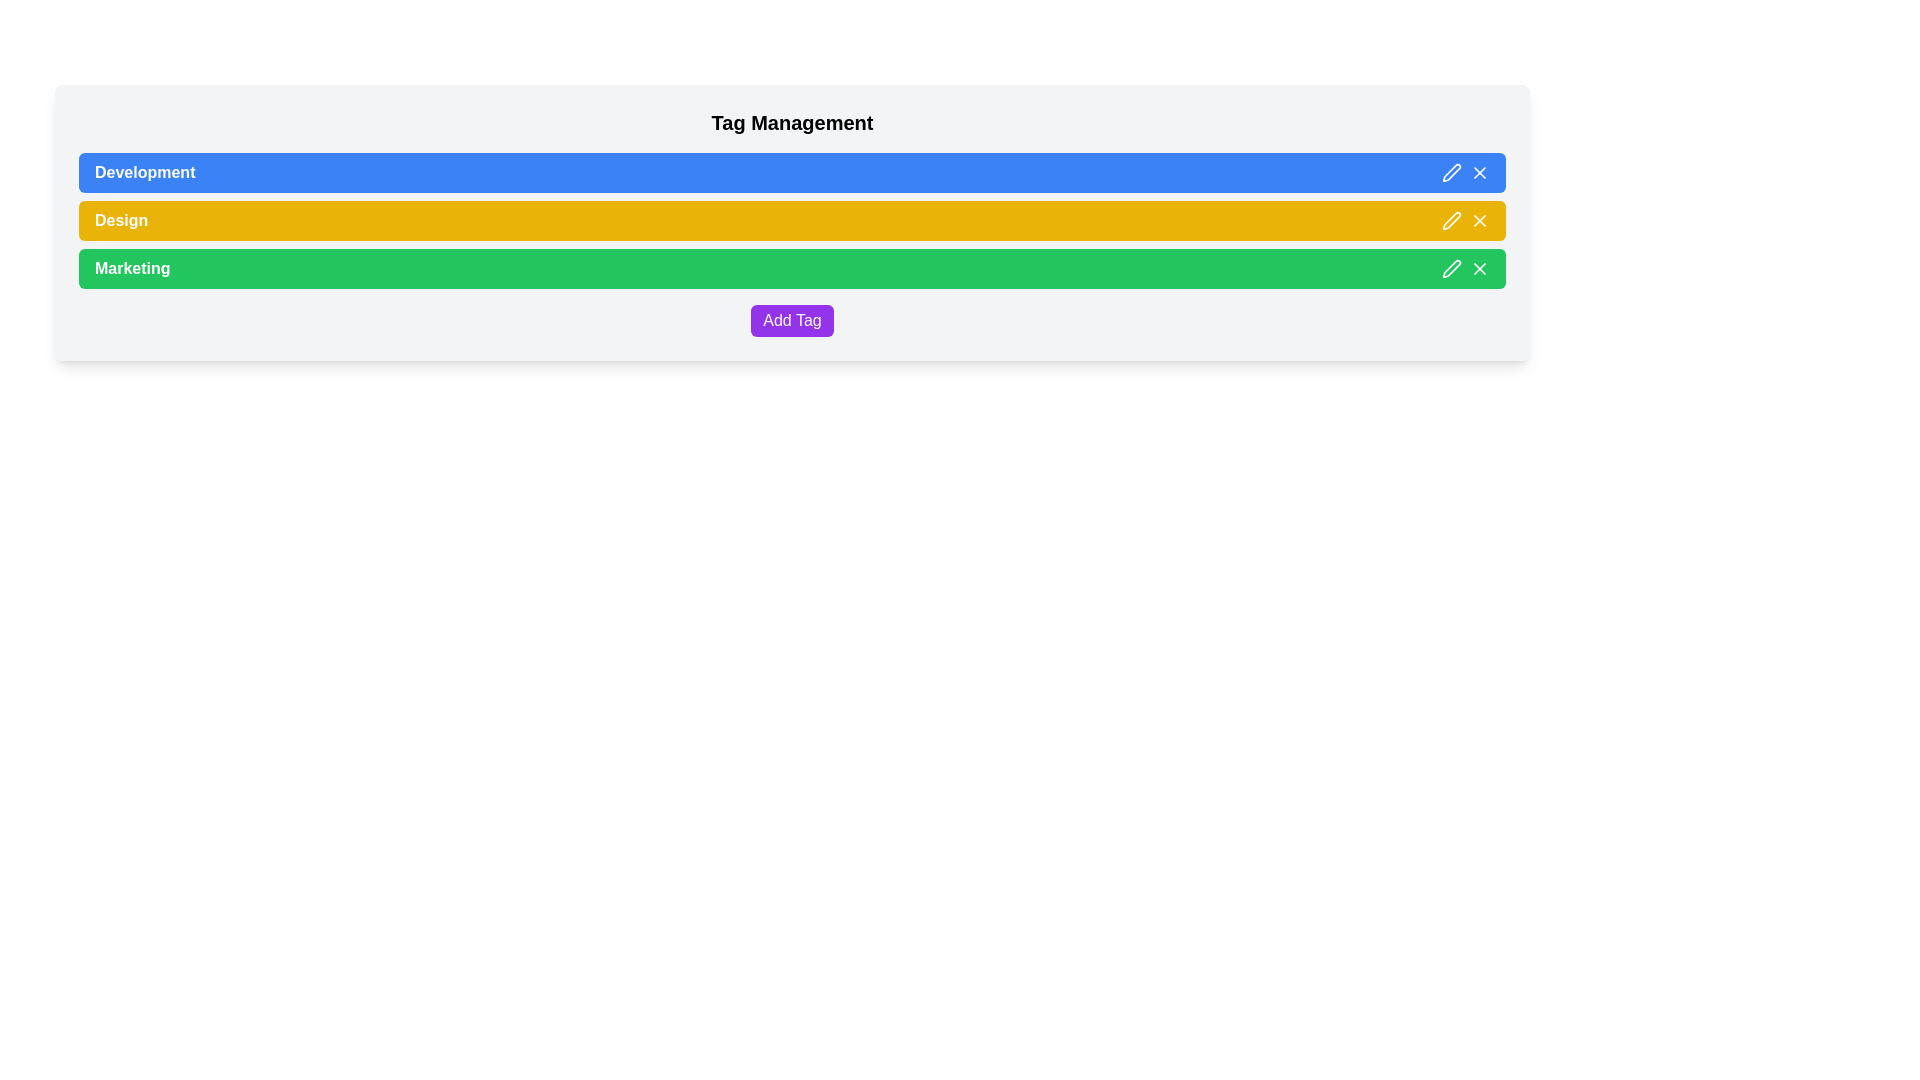 The image size is (1920, 1080). Describe the element at coordinates (1465, 268) in the screenshot. I see `the pencil icon located at the far right of the green background row labeled 'Marketing'` at that location.